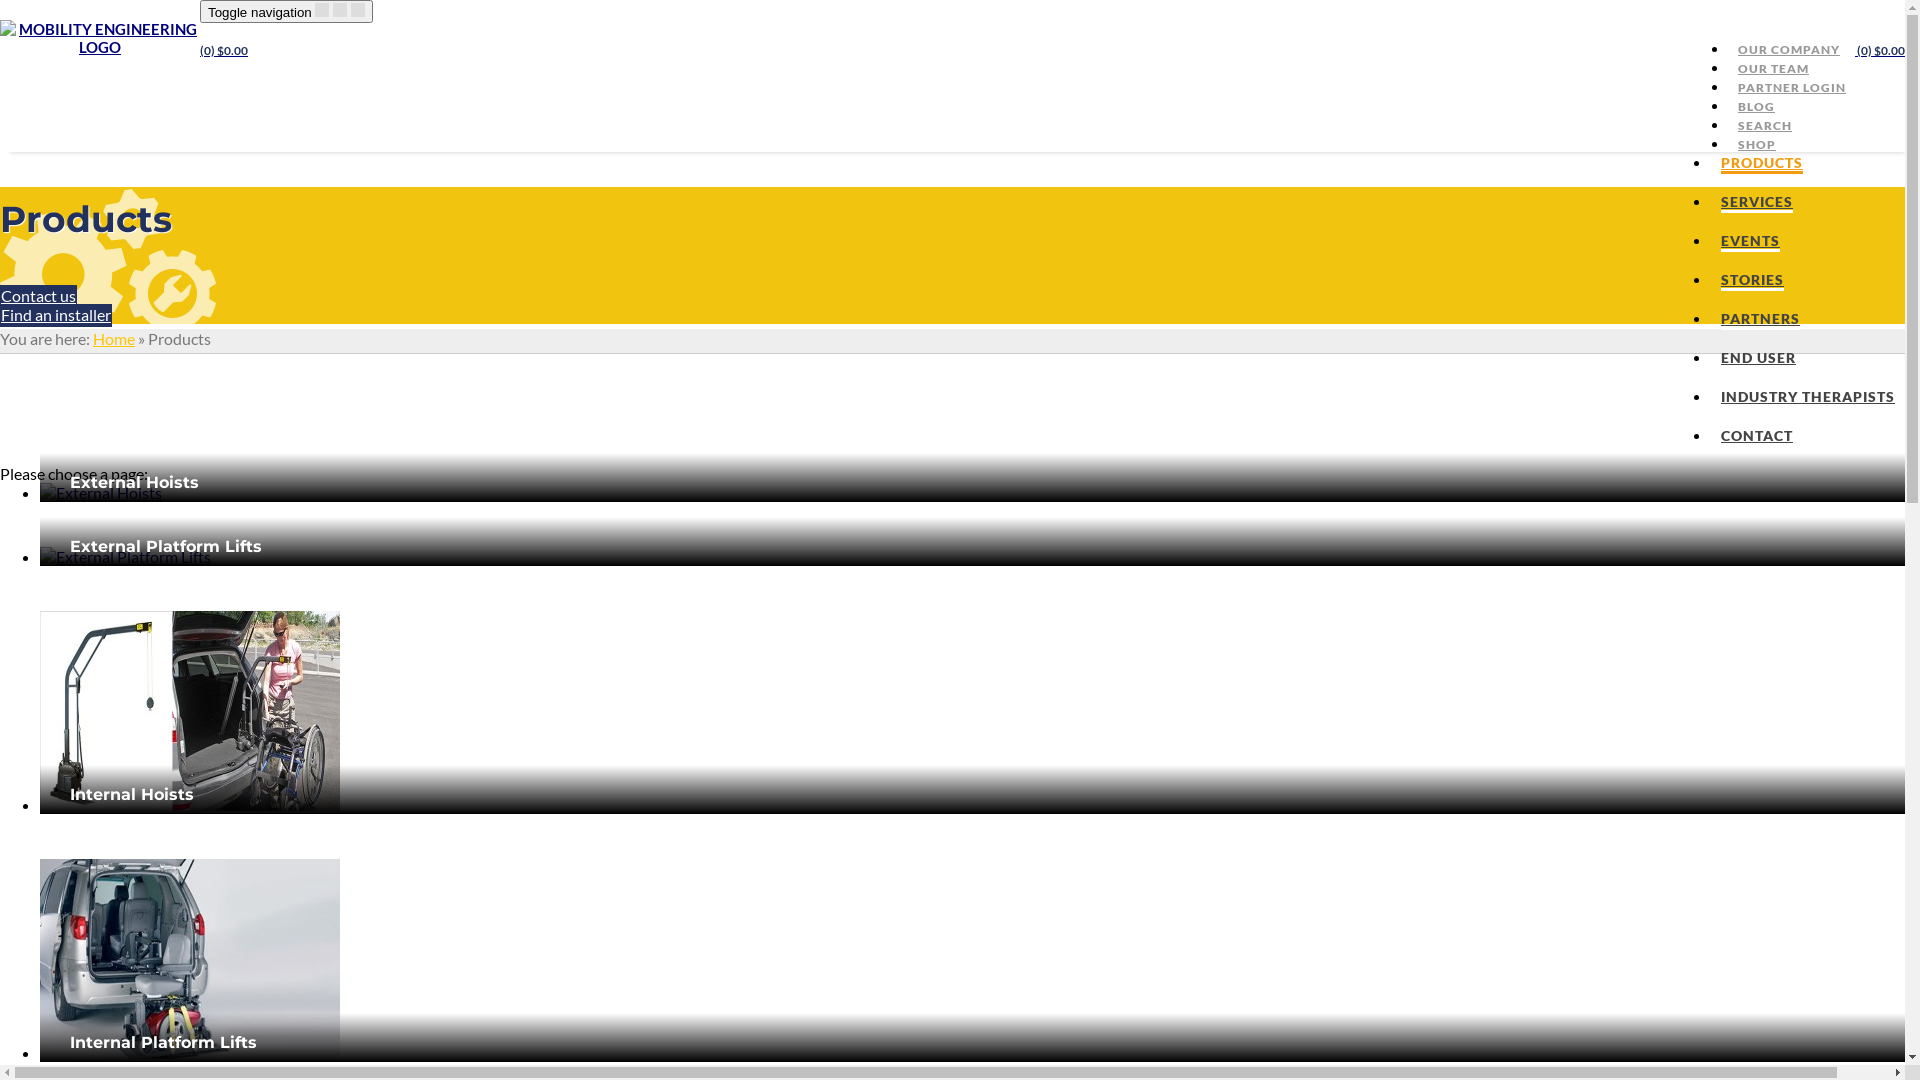  What do you see at coordinates (1755, 143) in the screenshot?
I see `'SHOP'` at bounding box center [1755, 143].